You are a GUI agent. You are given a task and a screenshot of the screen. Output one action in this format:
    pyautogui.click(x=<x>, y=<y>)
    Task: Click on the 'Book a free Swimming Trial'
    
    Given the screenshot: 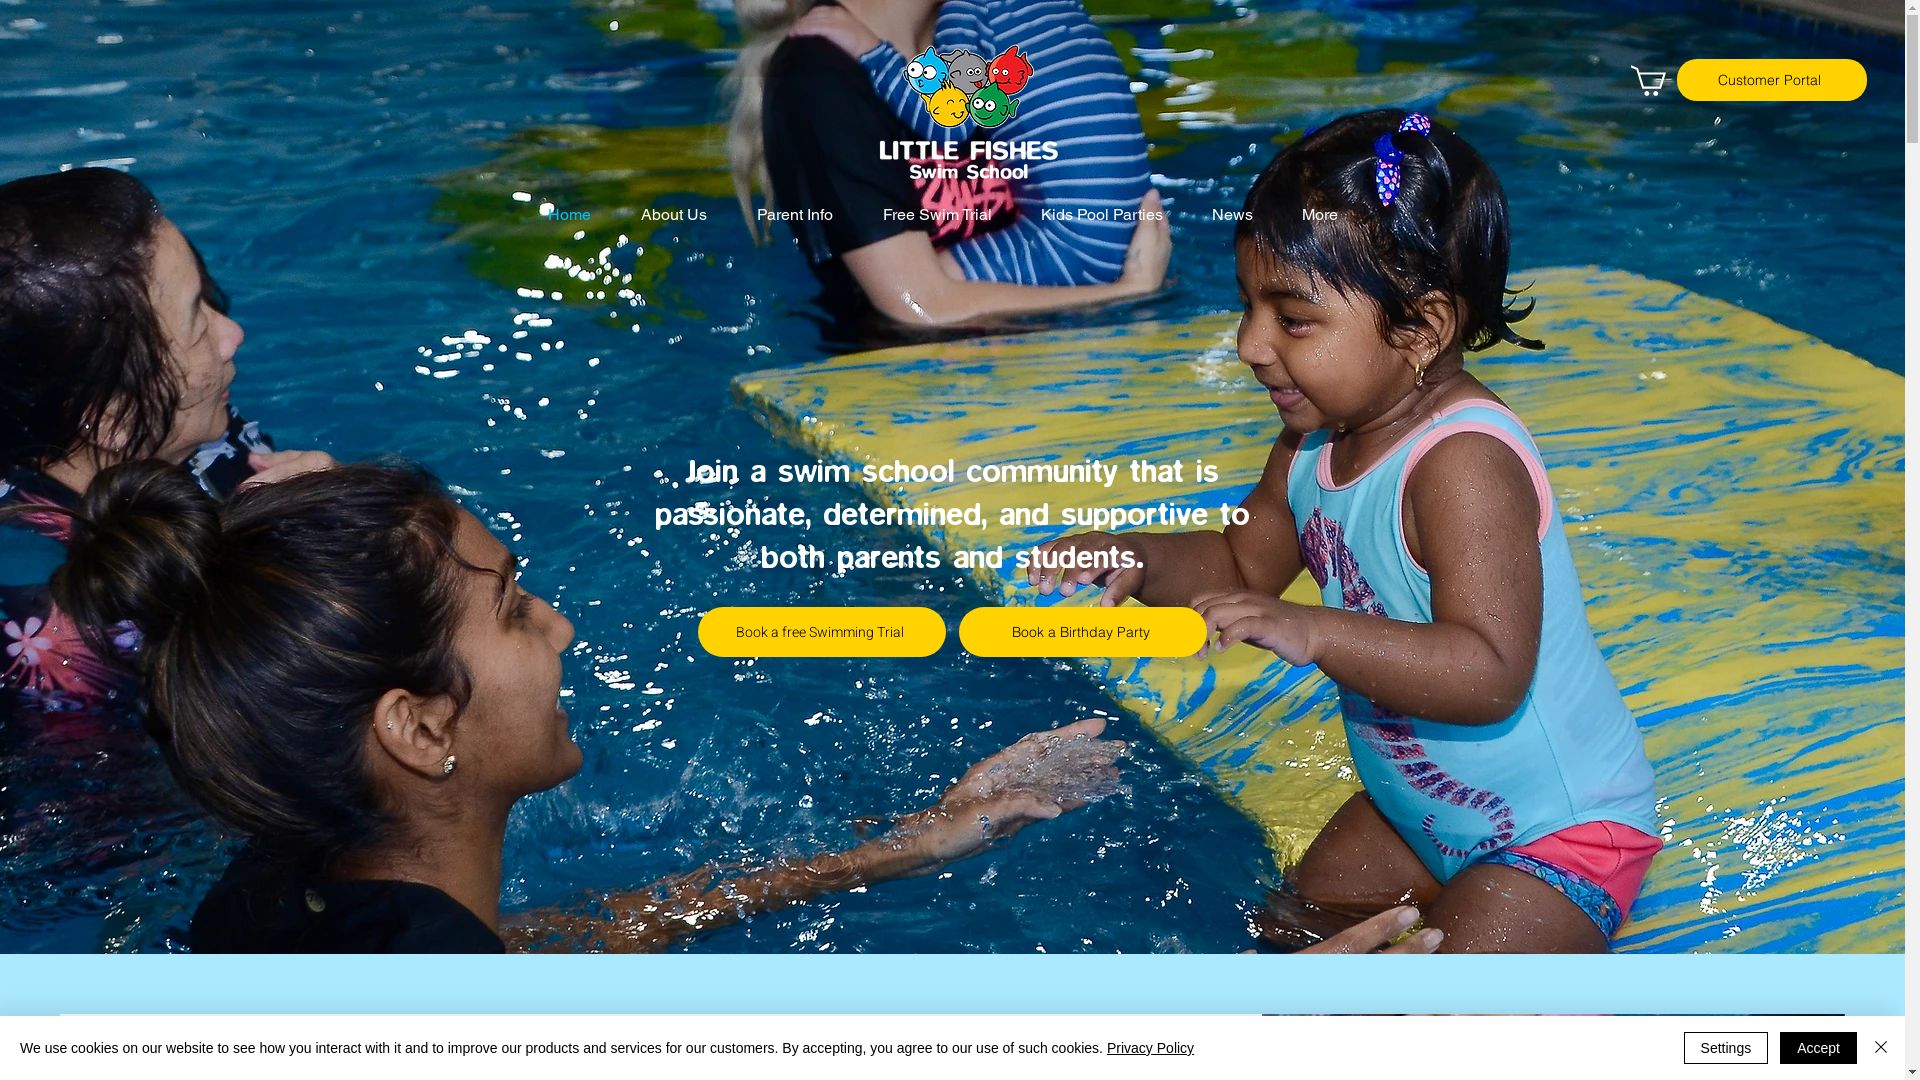 What is the action you would take?
    pyautogui.click(x=815, y=632)
    